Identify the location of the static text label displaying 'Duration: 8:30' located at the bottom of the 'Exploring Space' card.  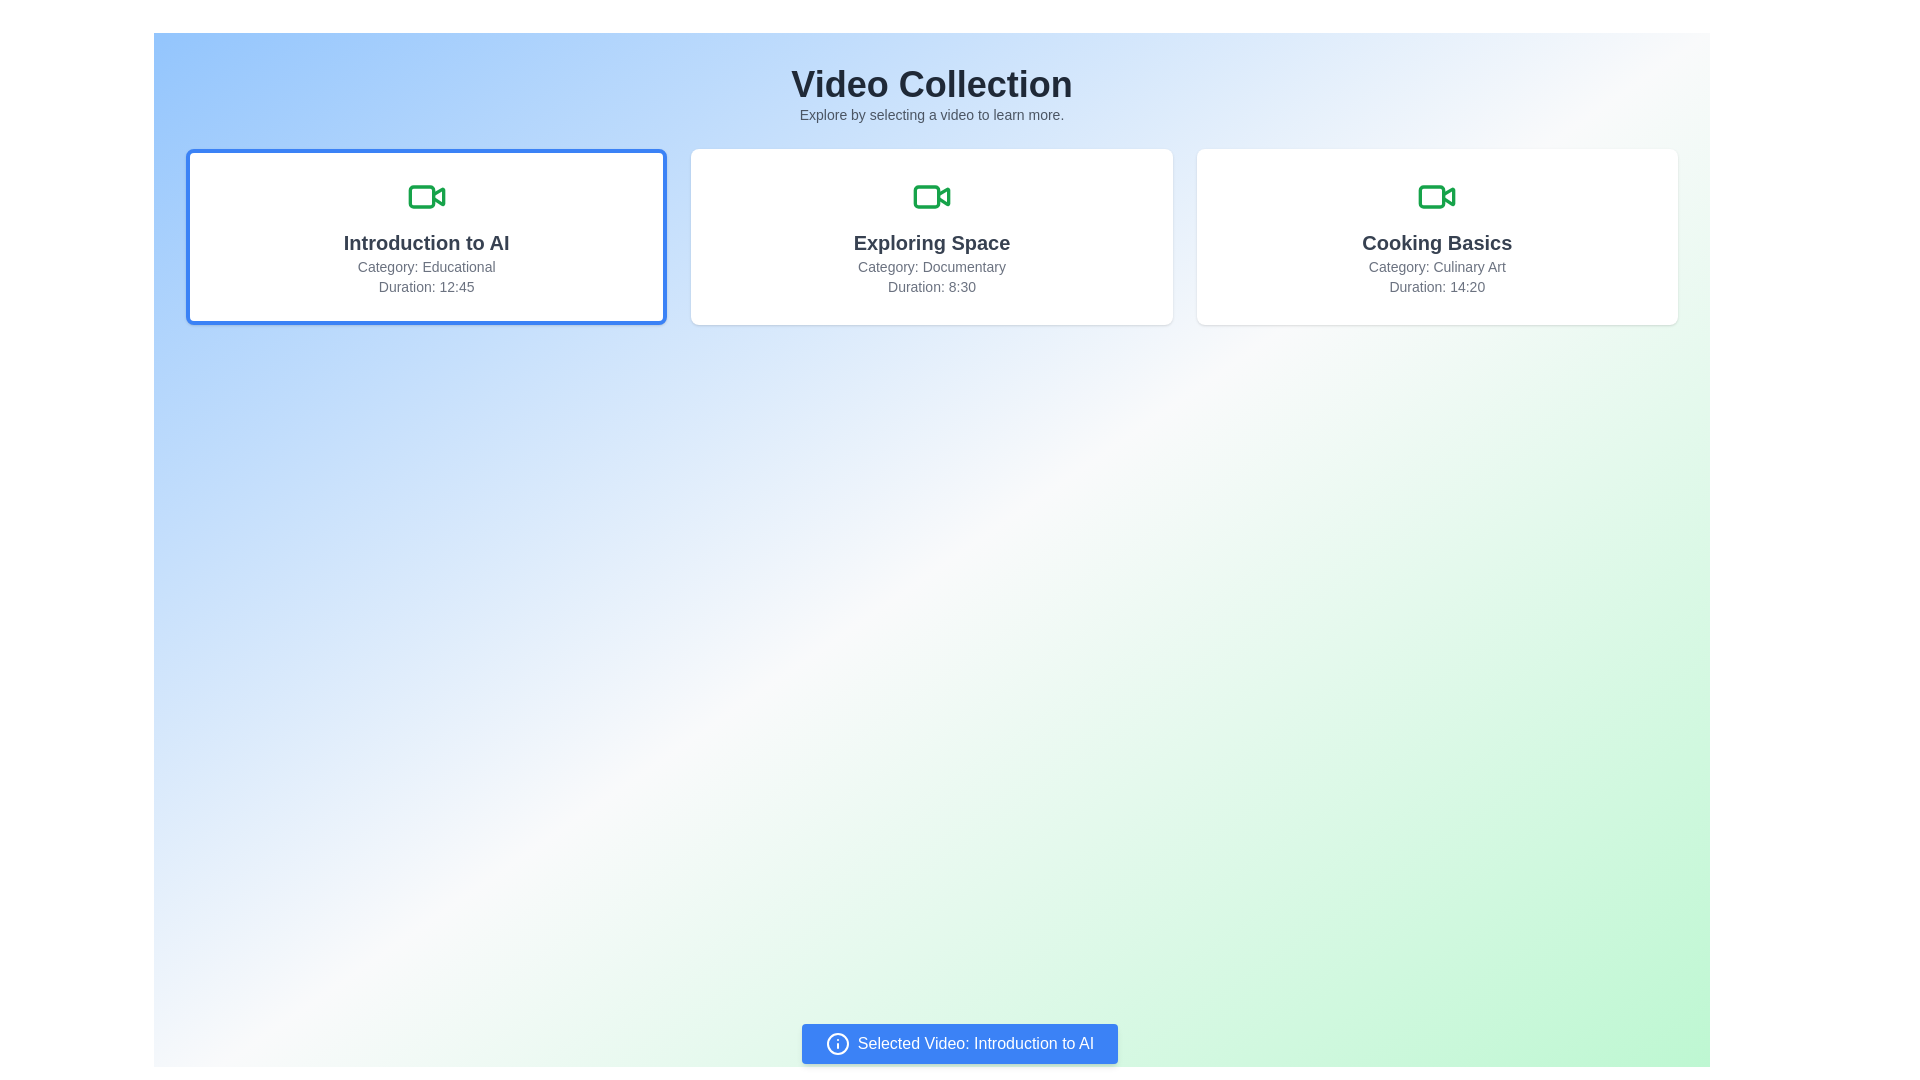
(930, 286).